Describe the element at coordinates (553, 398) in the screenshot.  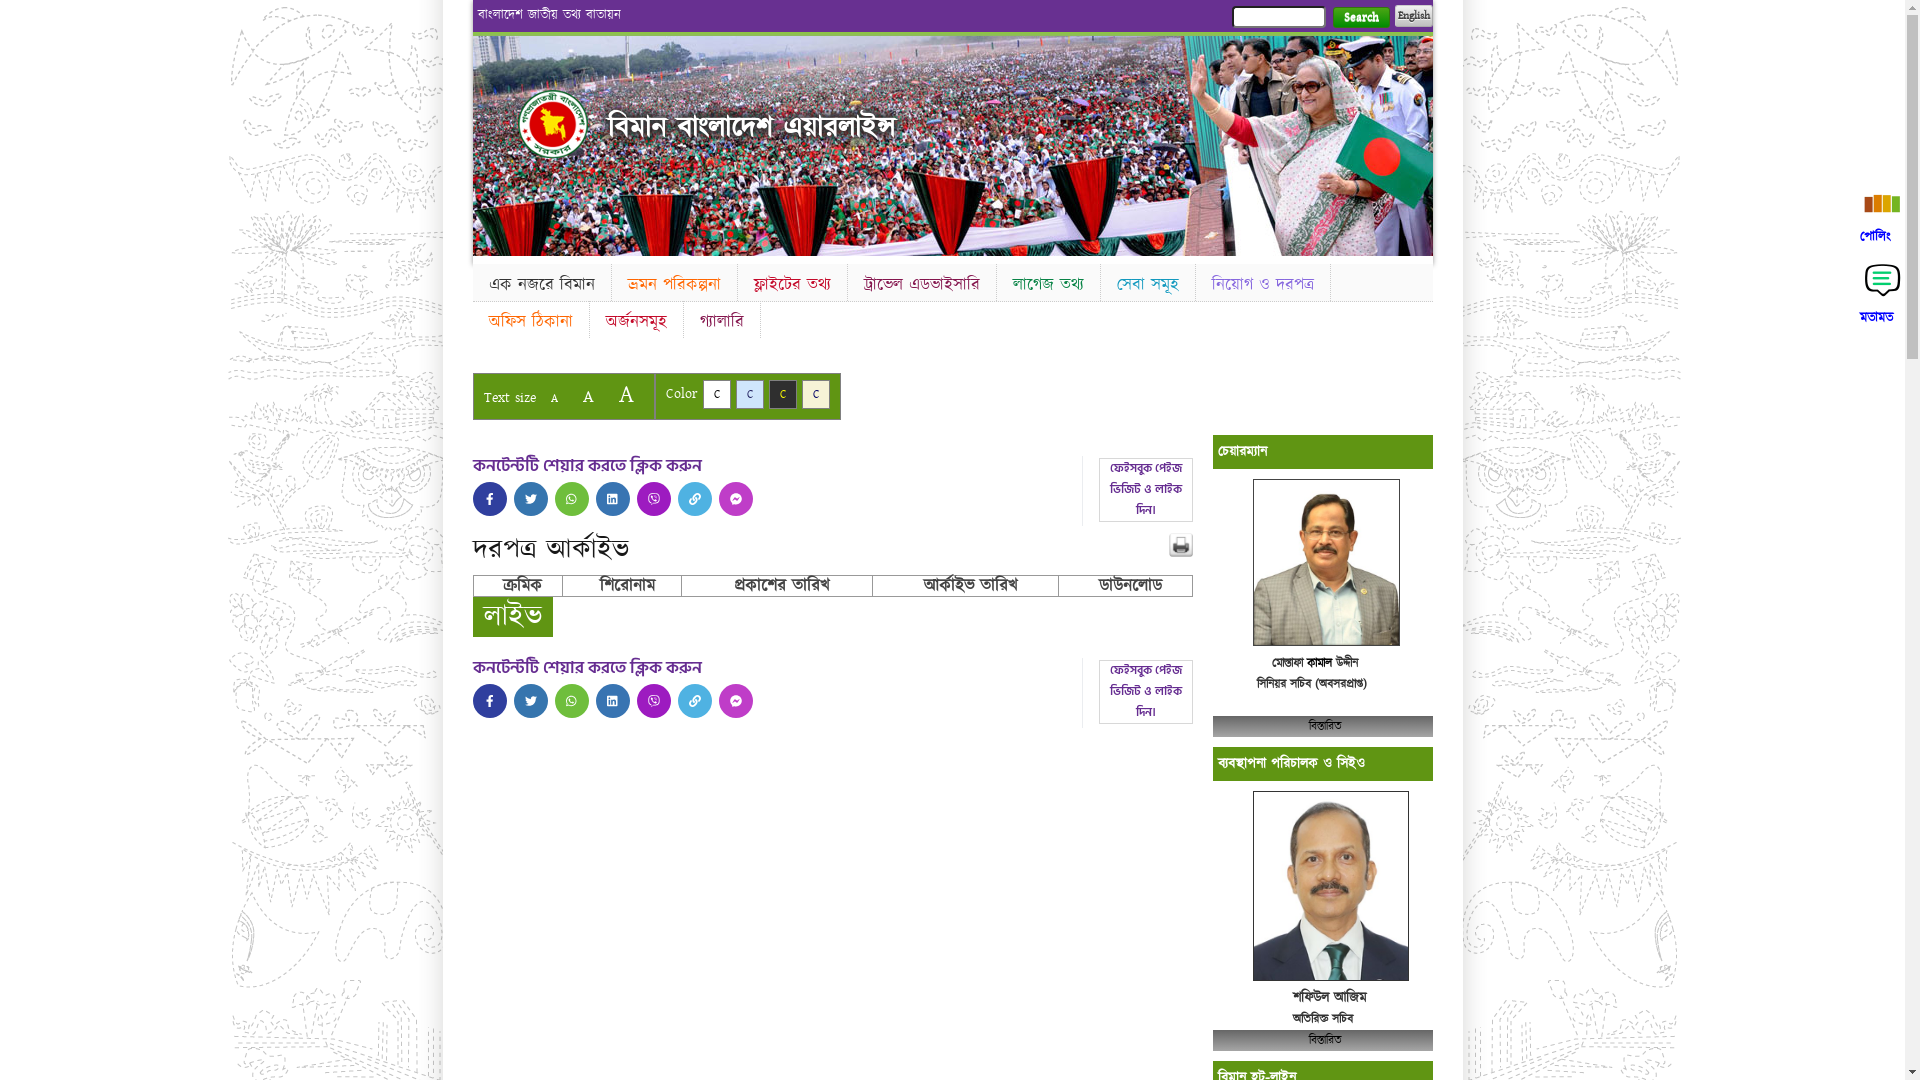
I see `'A'` at that location.